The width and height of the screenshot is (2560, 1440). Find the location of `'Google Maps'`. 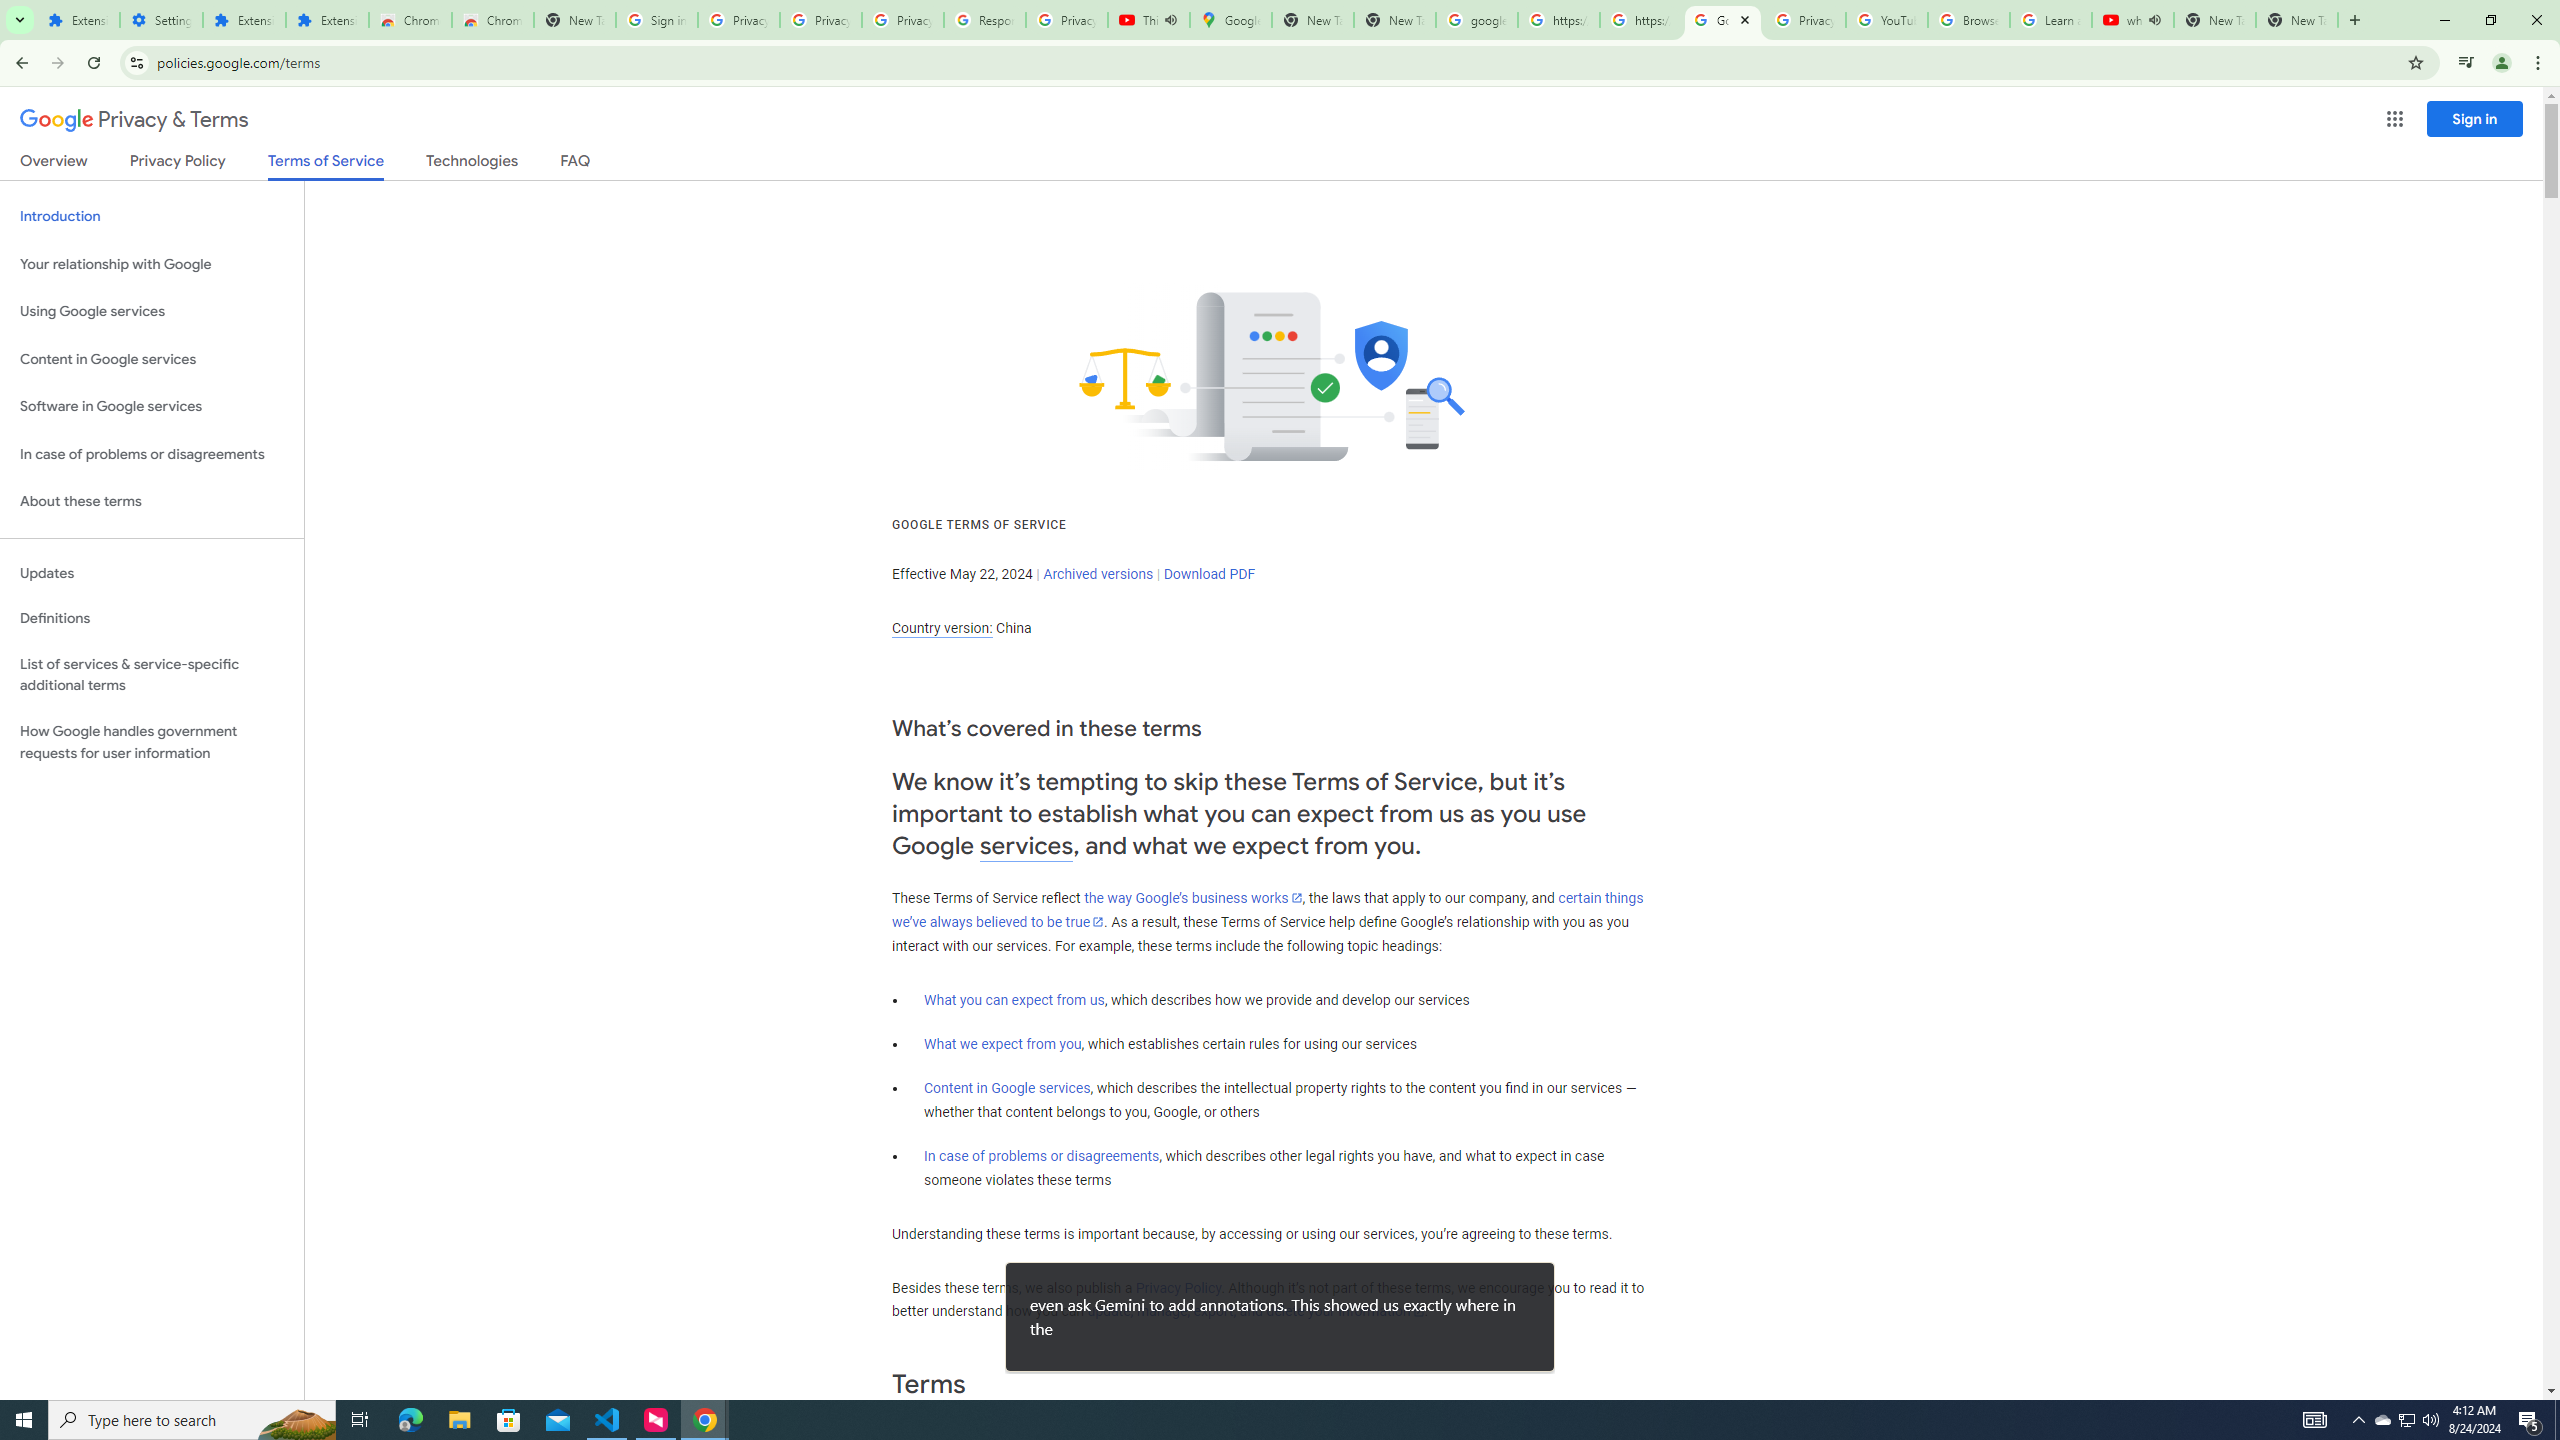

'Google Maps' is located at coordinates (1230, 19).